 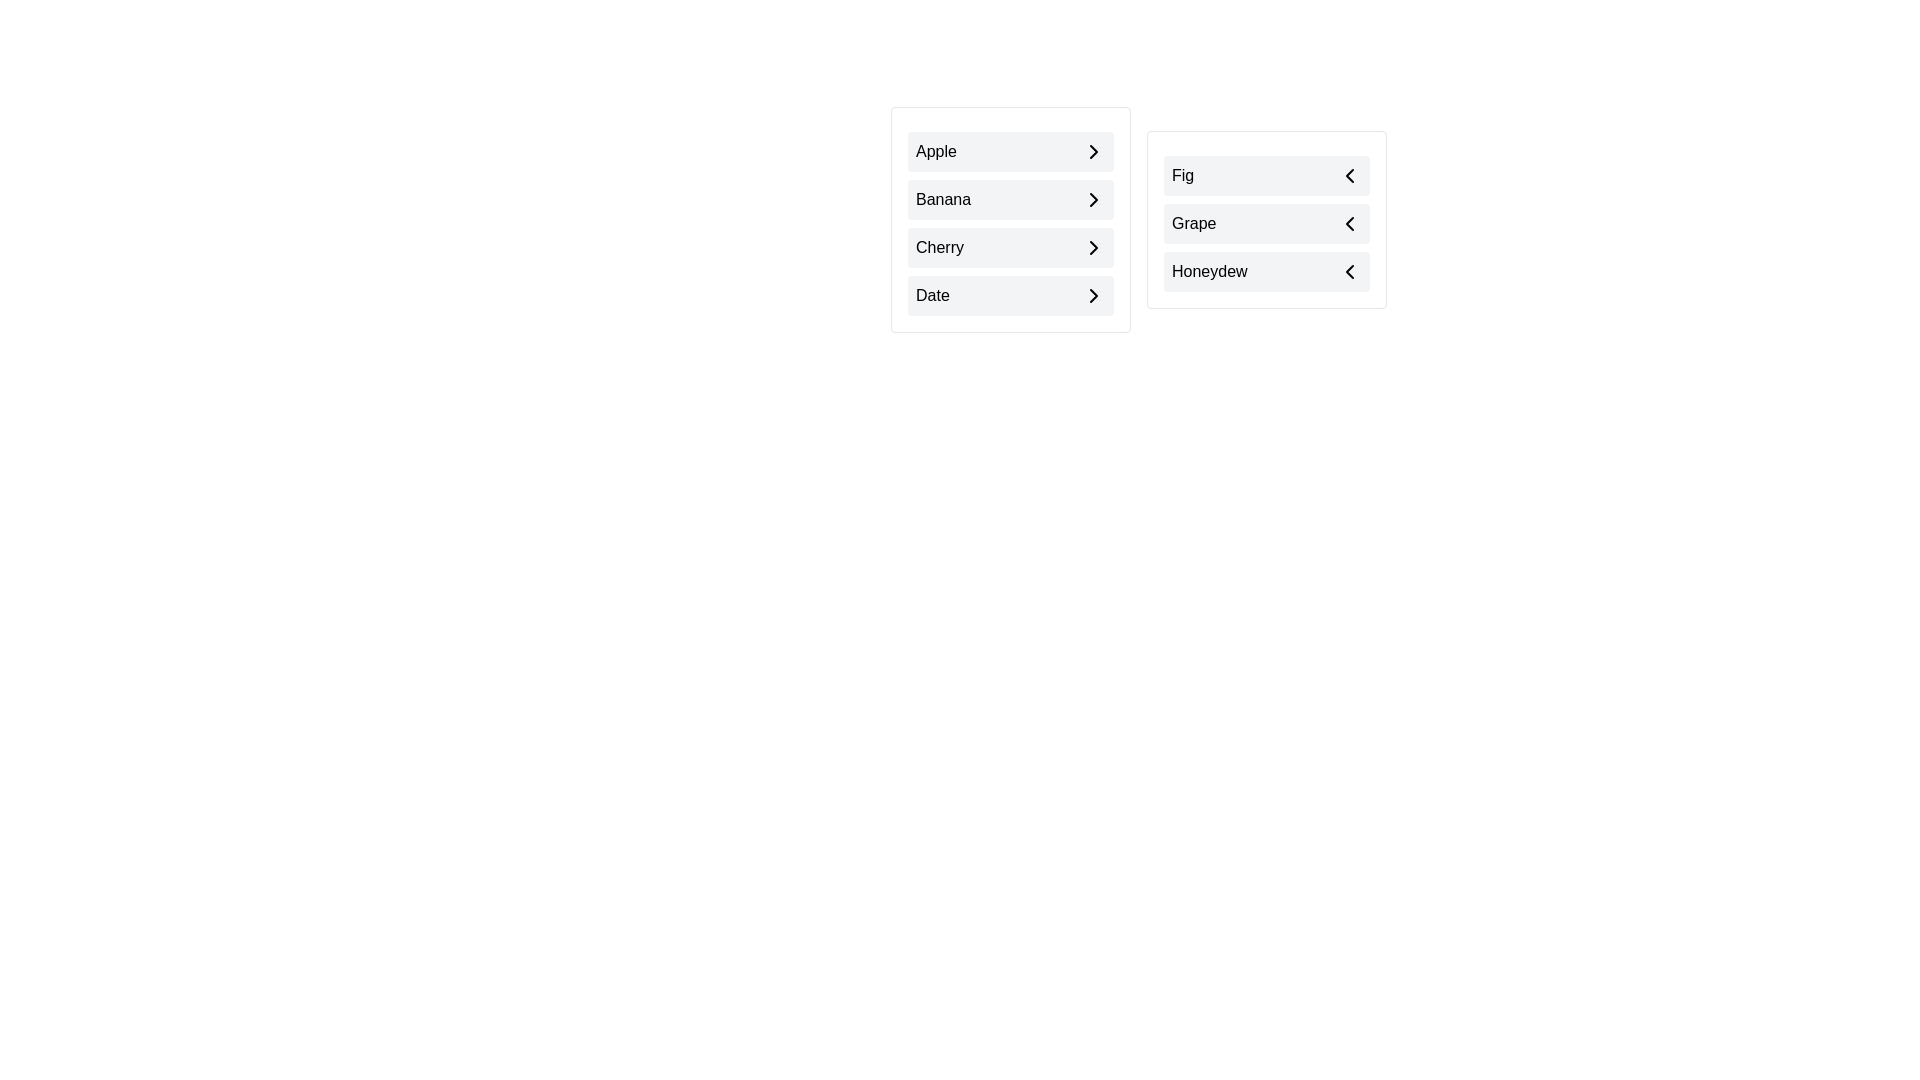 I want to click on the item Date in the list, so click(x=1011, y=296).